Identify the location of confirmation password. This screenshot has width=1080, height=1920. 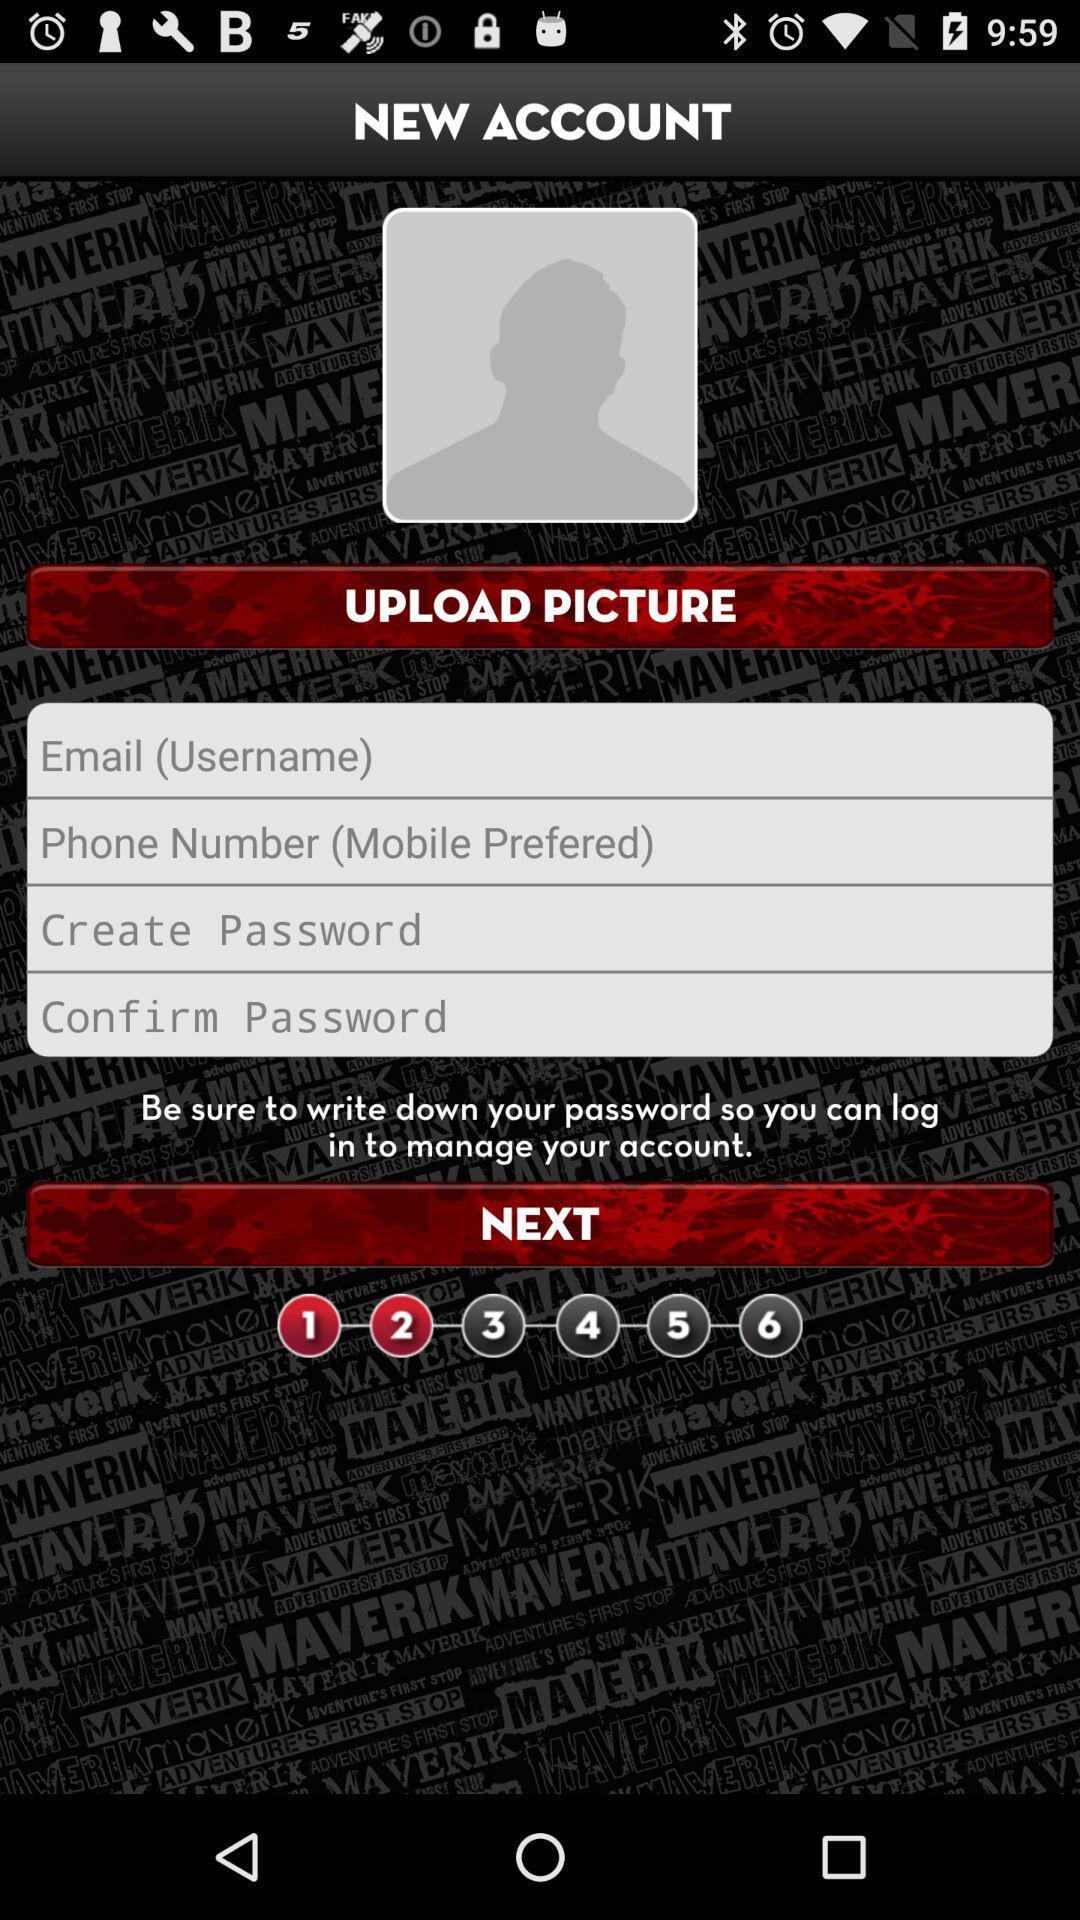
(540, 1015).